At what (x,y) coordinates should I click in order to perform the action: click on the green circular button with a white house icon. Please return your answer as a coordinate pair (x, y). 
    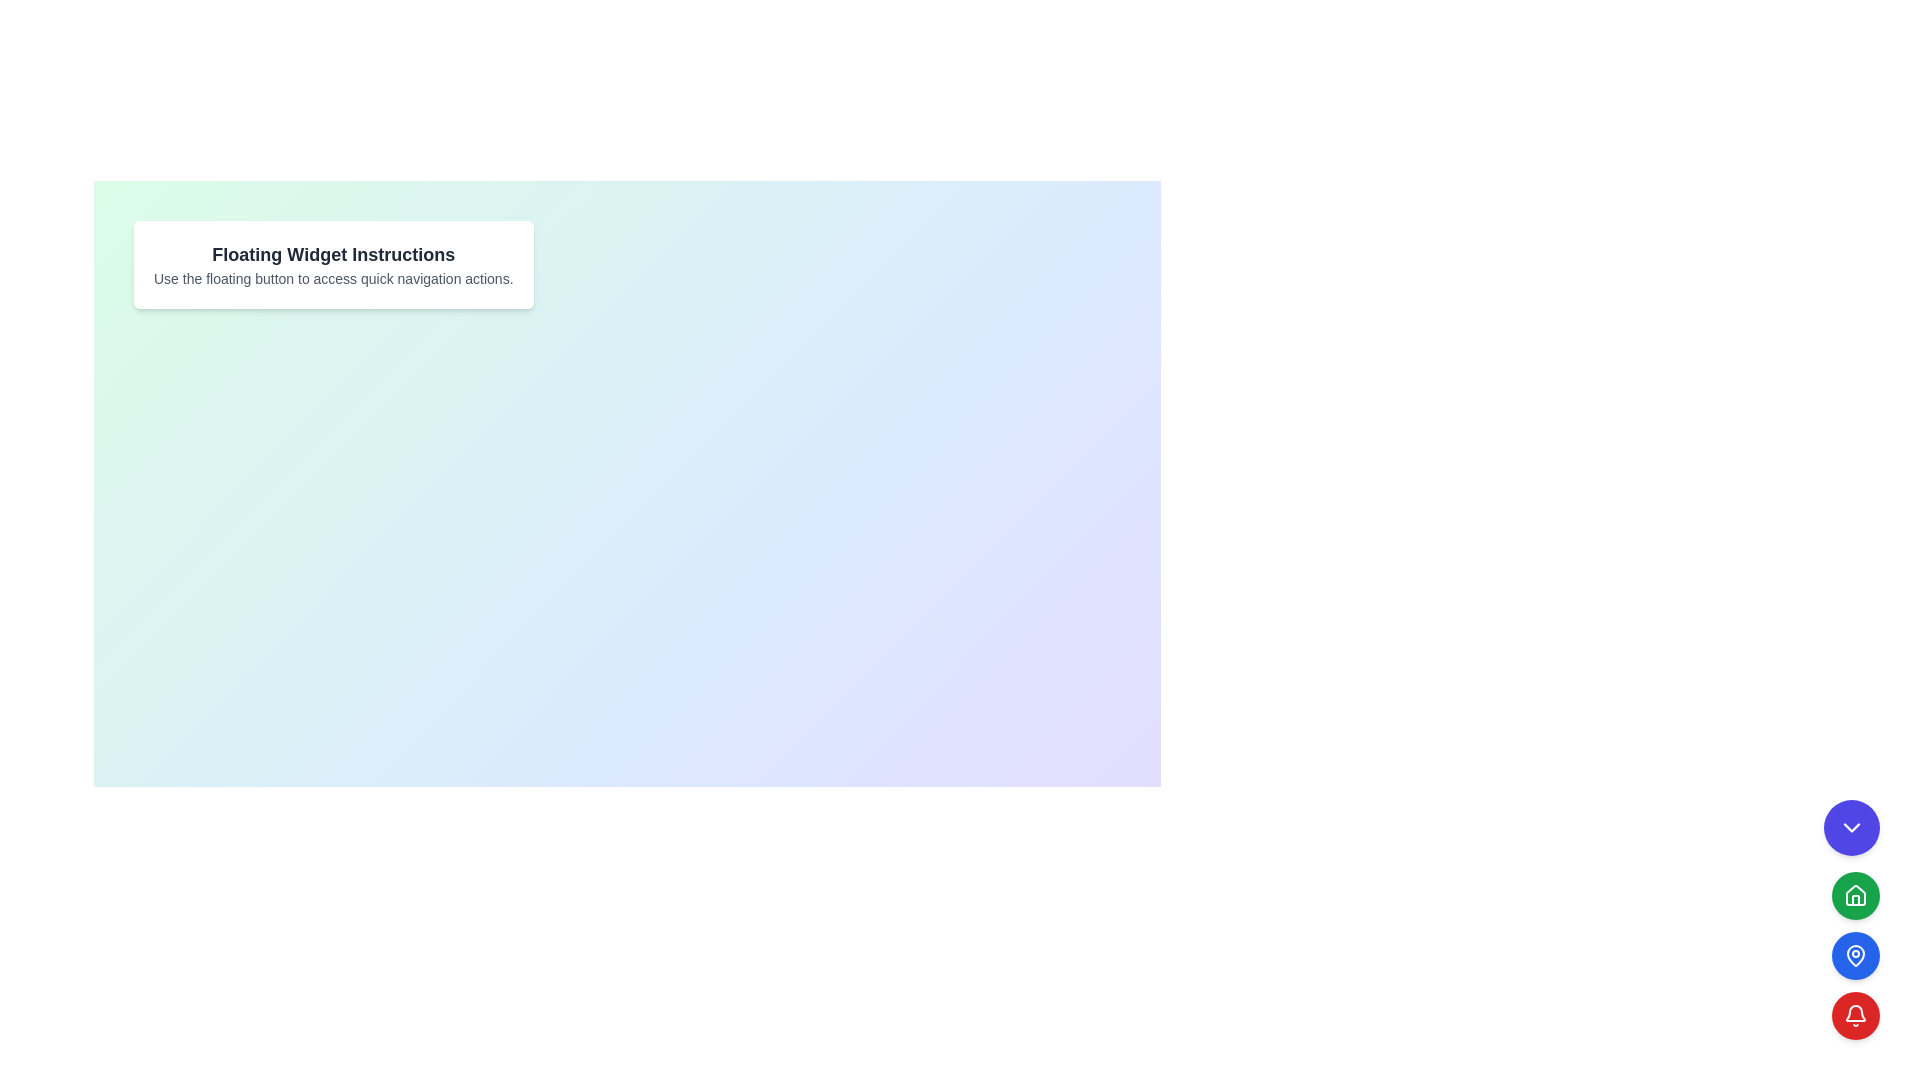
    Looking at the image, I should click on (1851, 920).